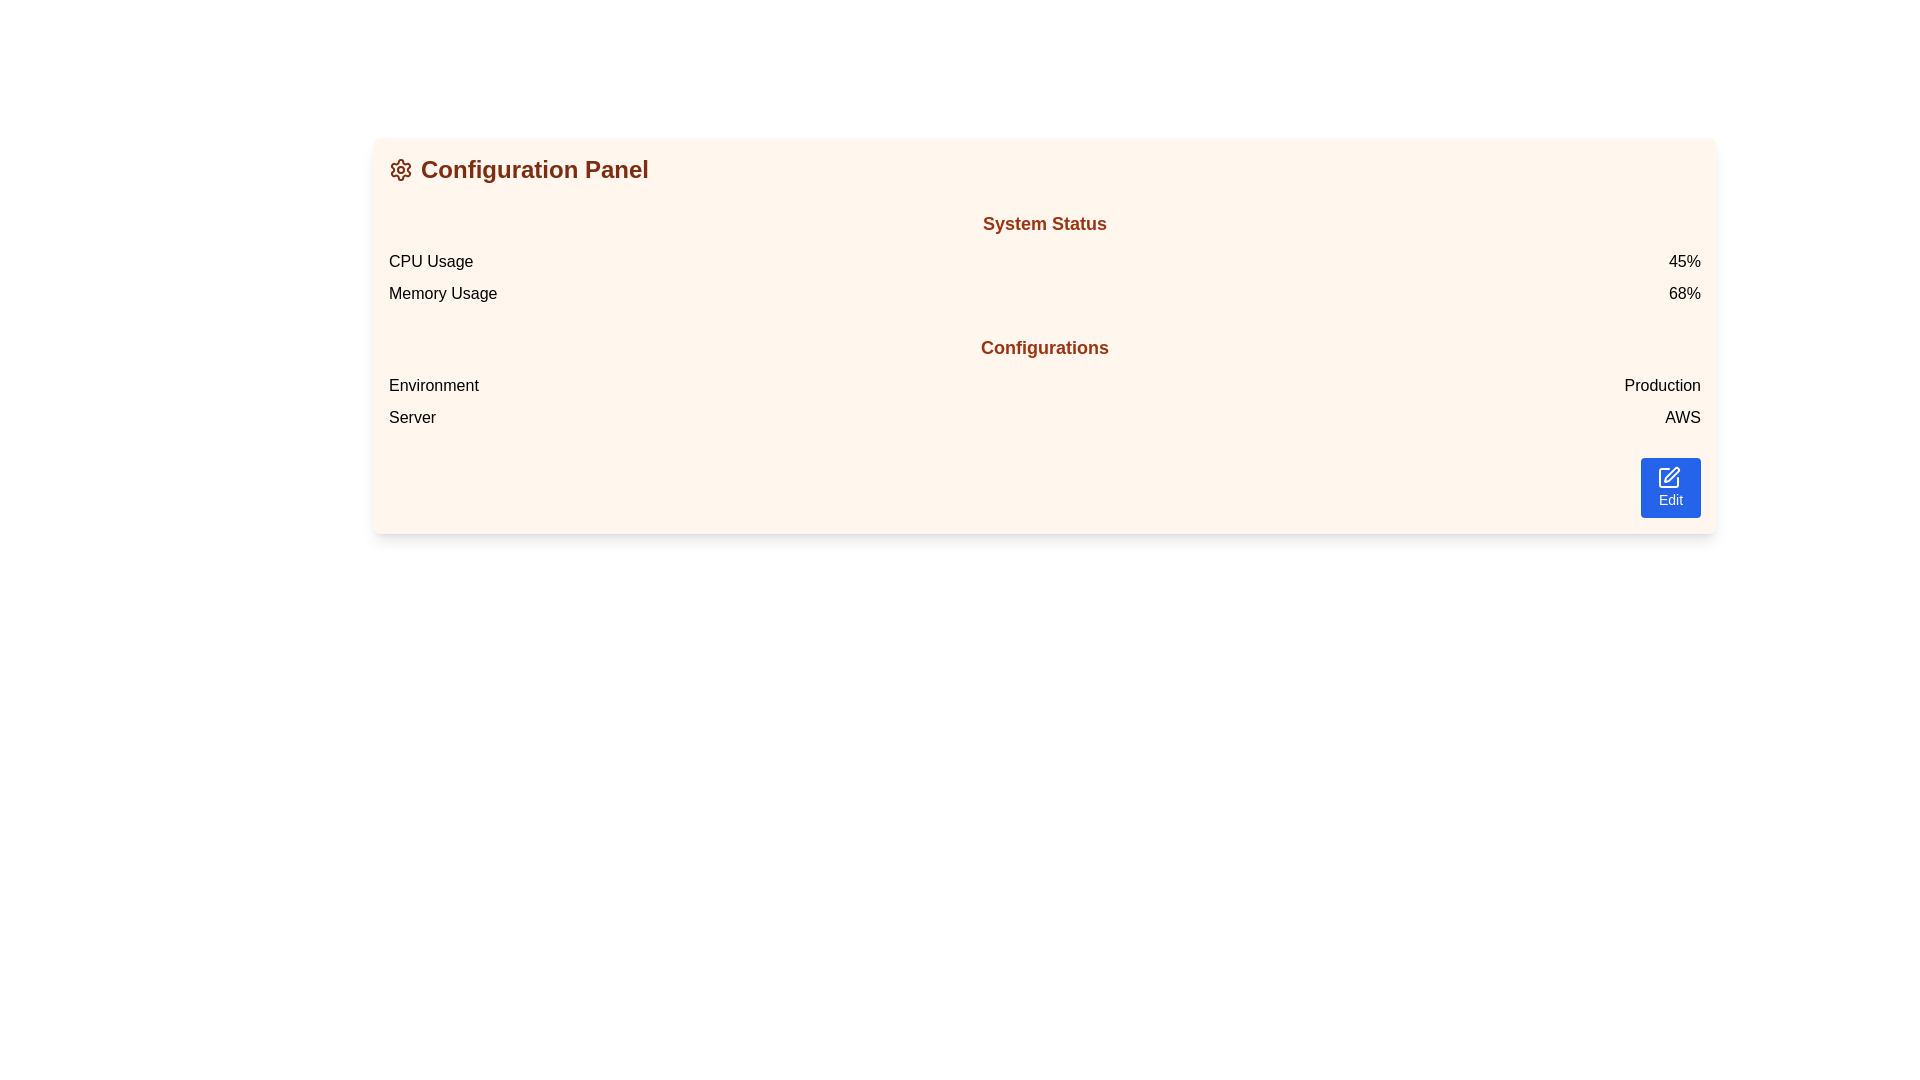 The image size is (1920, 1080). I want to click on the Text Label displaying '68%' in bold black font, which is part of the Memory Usage section and is located adjacent to the 'Memory Usage' label, so click(1683, 293).